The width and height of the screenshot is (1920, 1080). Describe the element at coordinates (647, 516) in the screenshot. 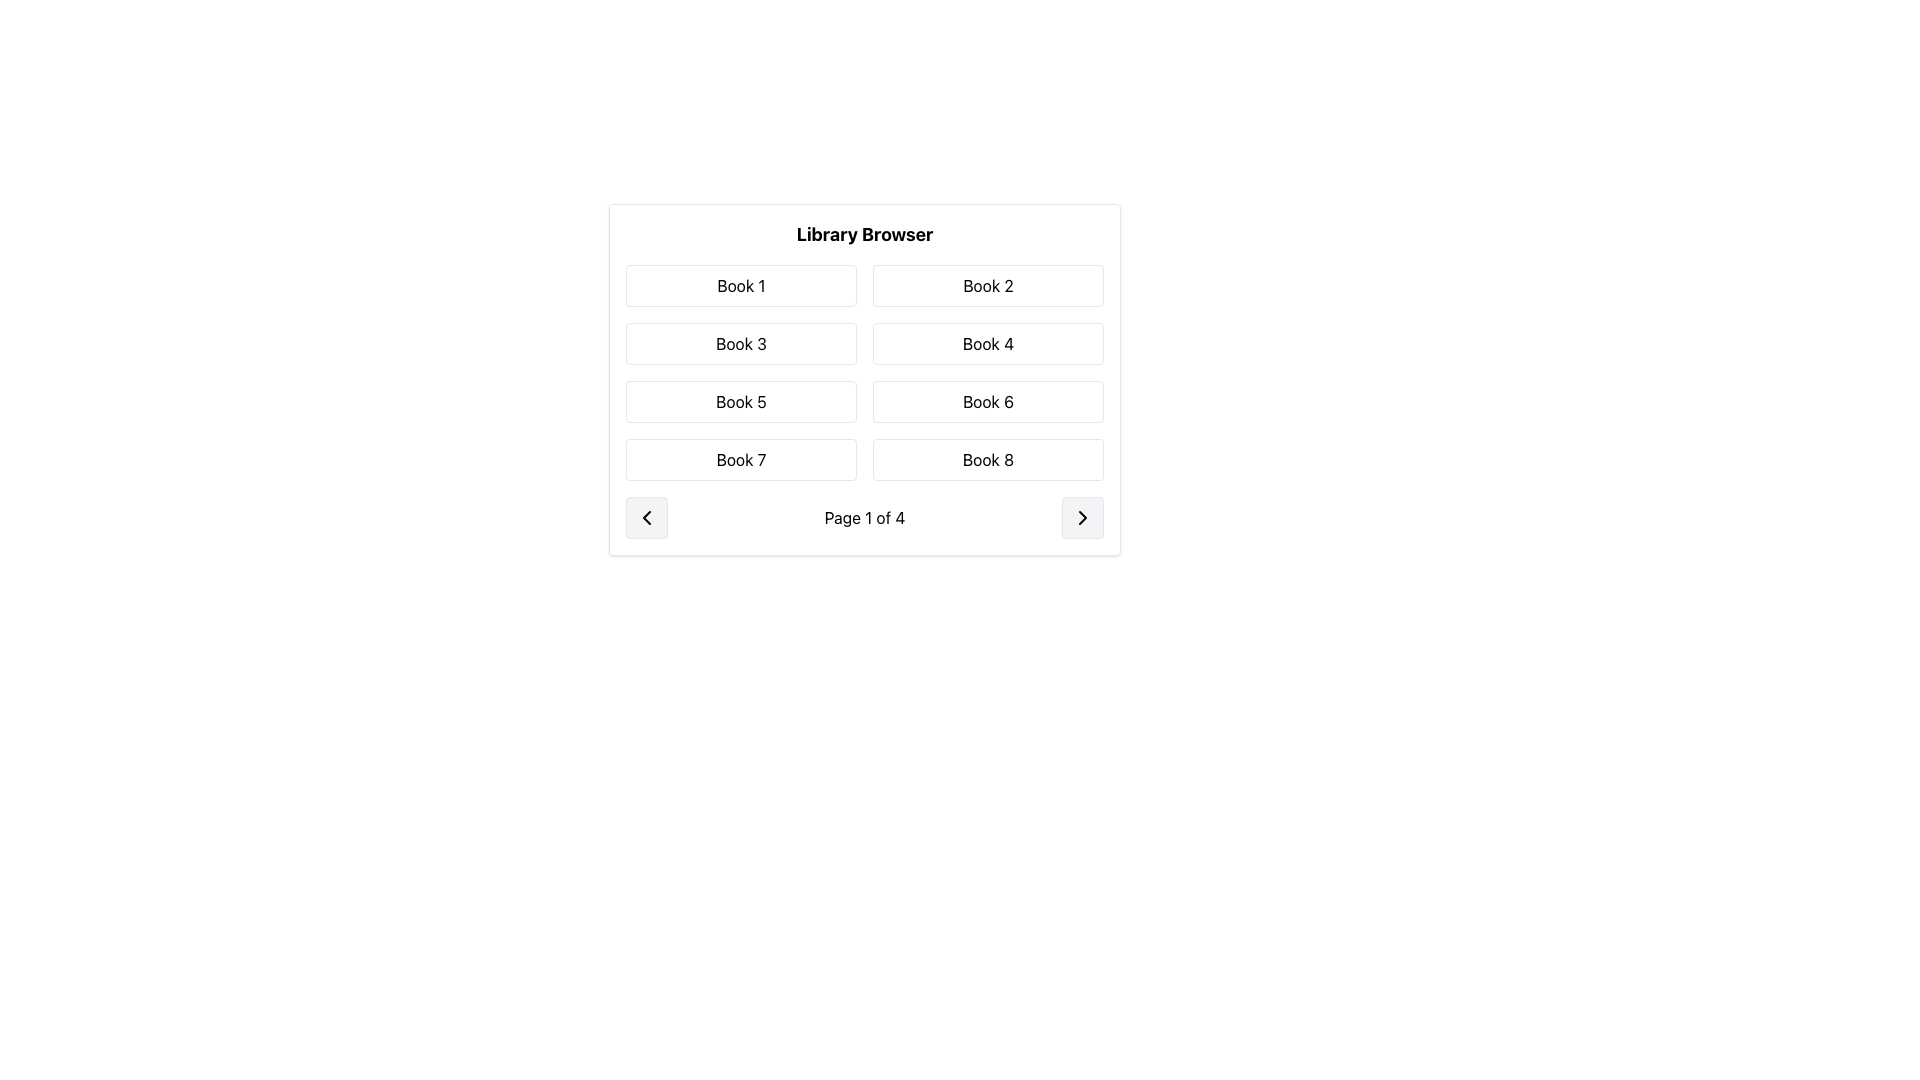

I see `the small, square-shaped button with a gray background and a black left-pointing chevron icon, located on the left side of the pagination control bar below the grid of book names` at that location.